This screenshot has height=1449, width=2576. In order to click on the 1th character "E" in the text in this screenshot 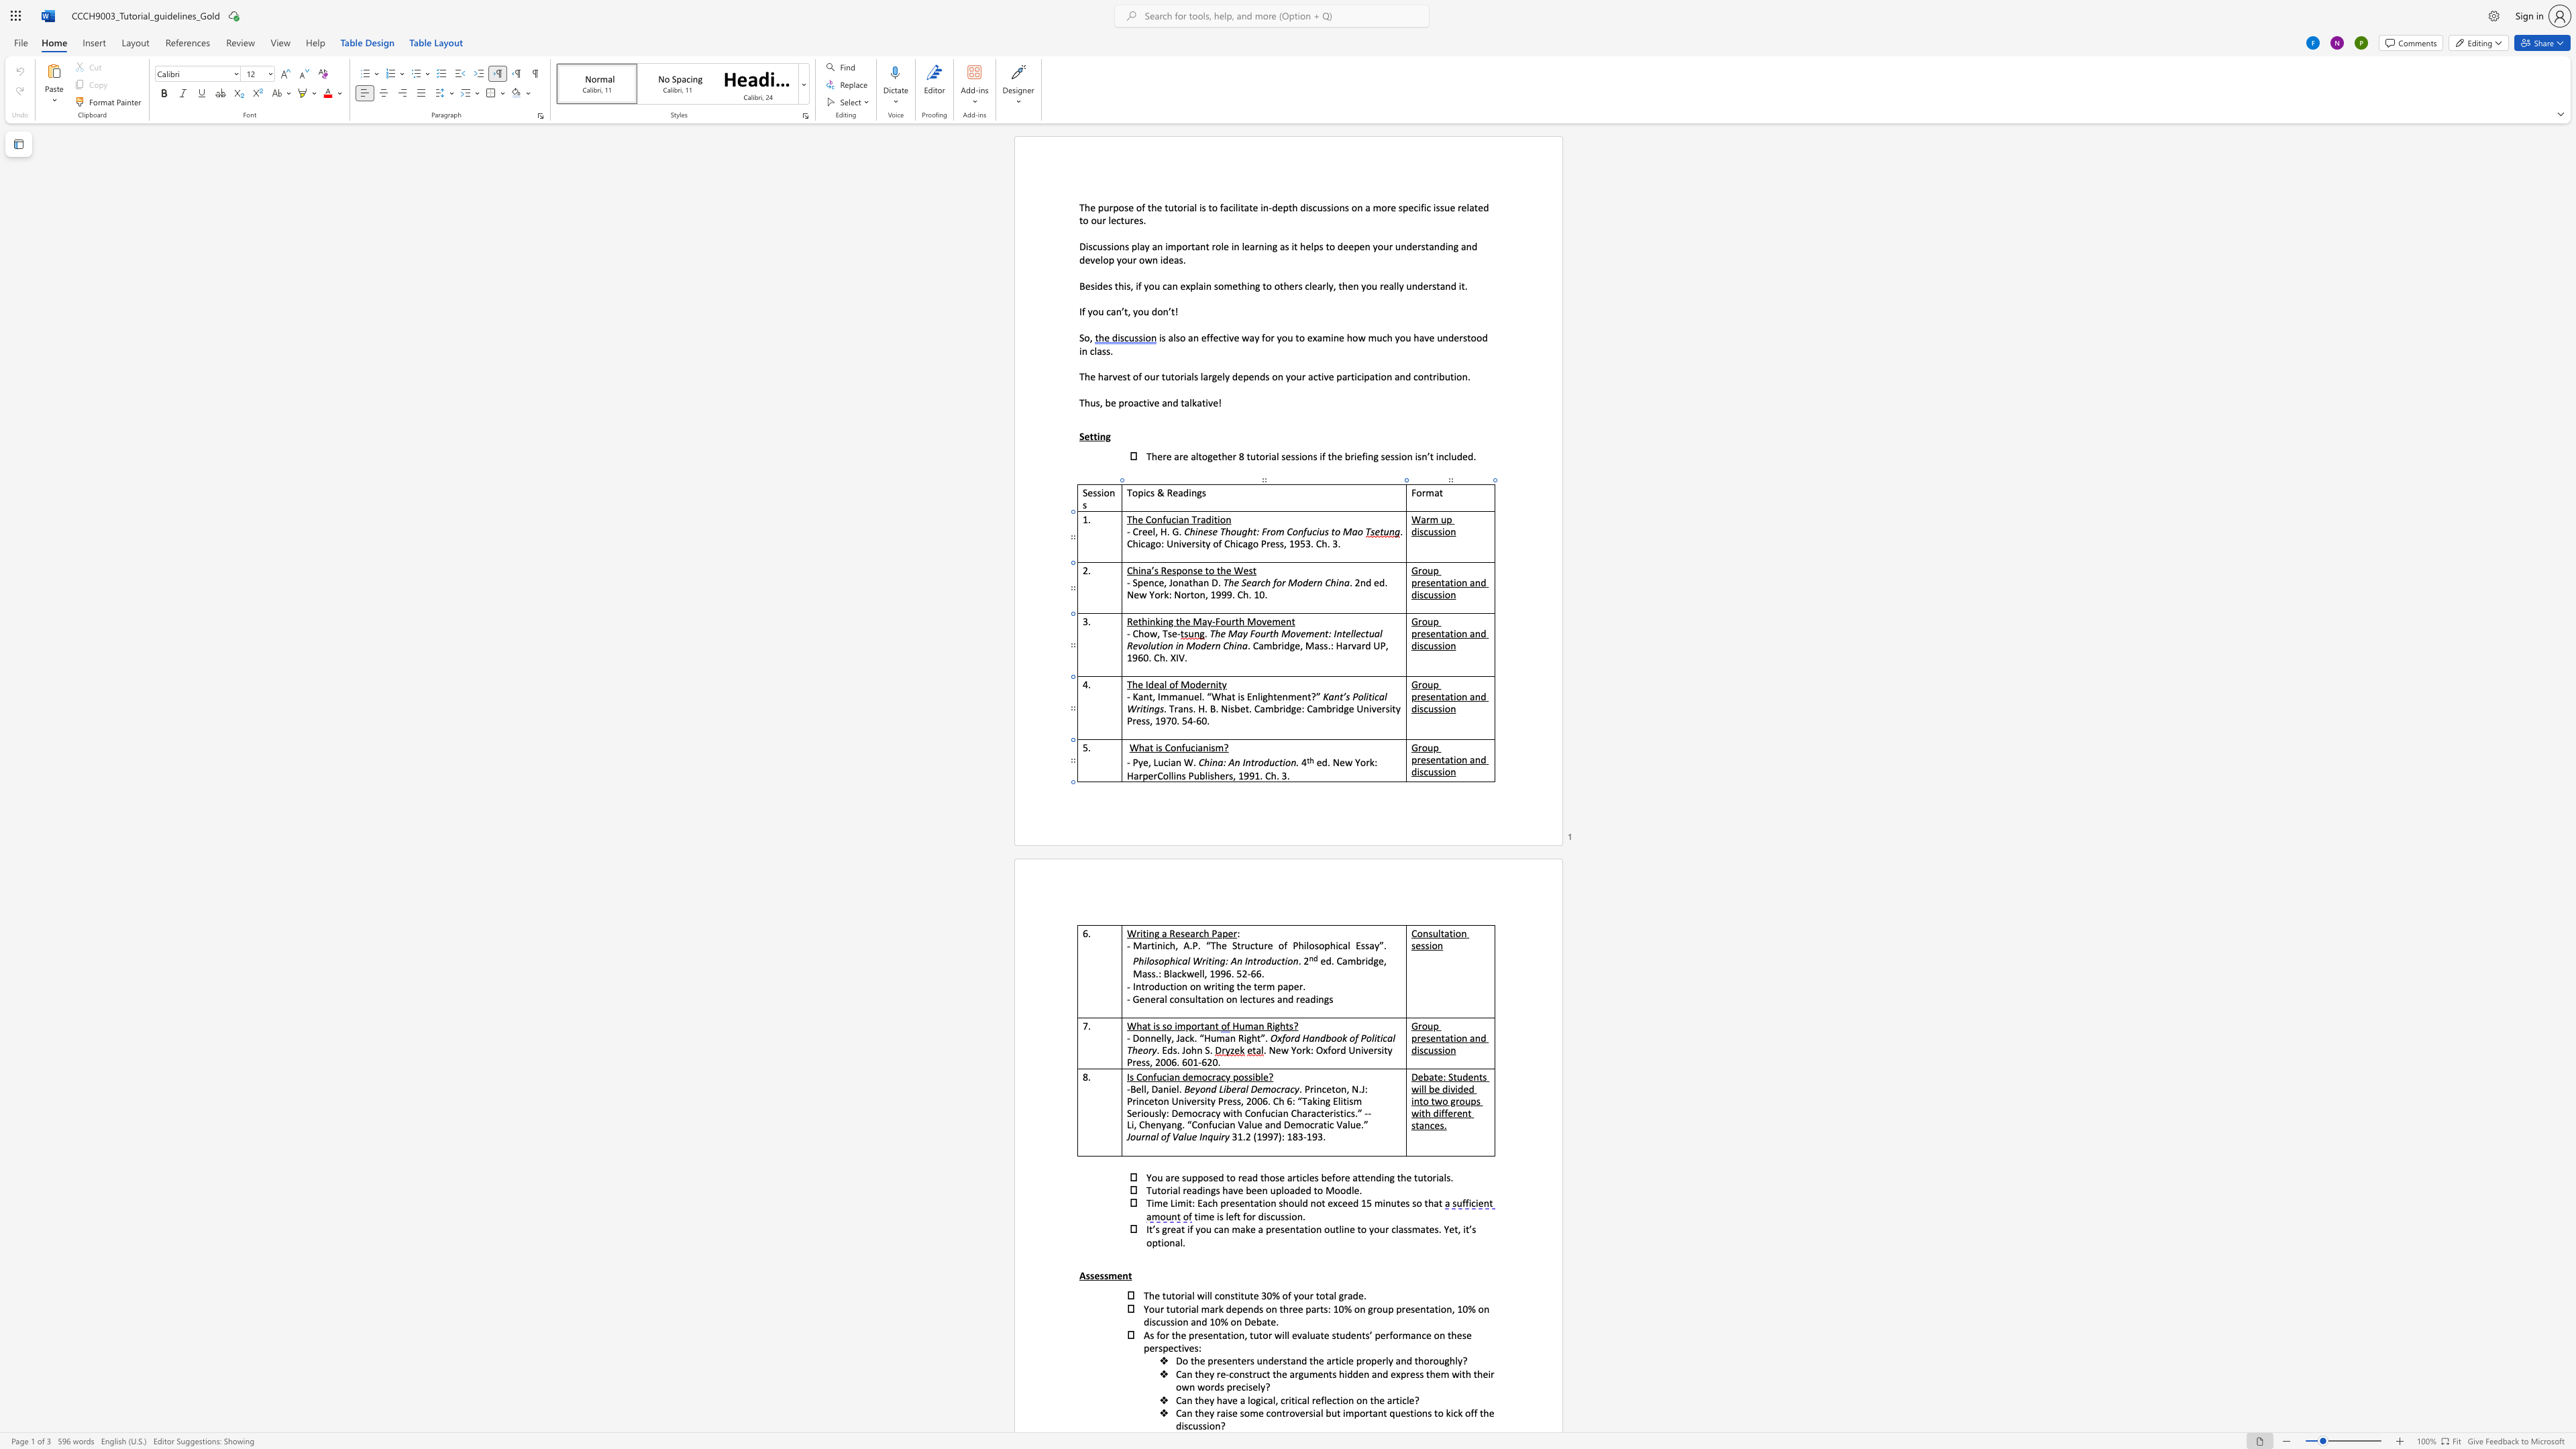, I will do `click(1357, 945)`.